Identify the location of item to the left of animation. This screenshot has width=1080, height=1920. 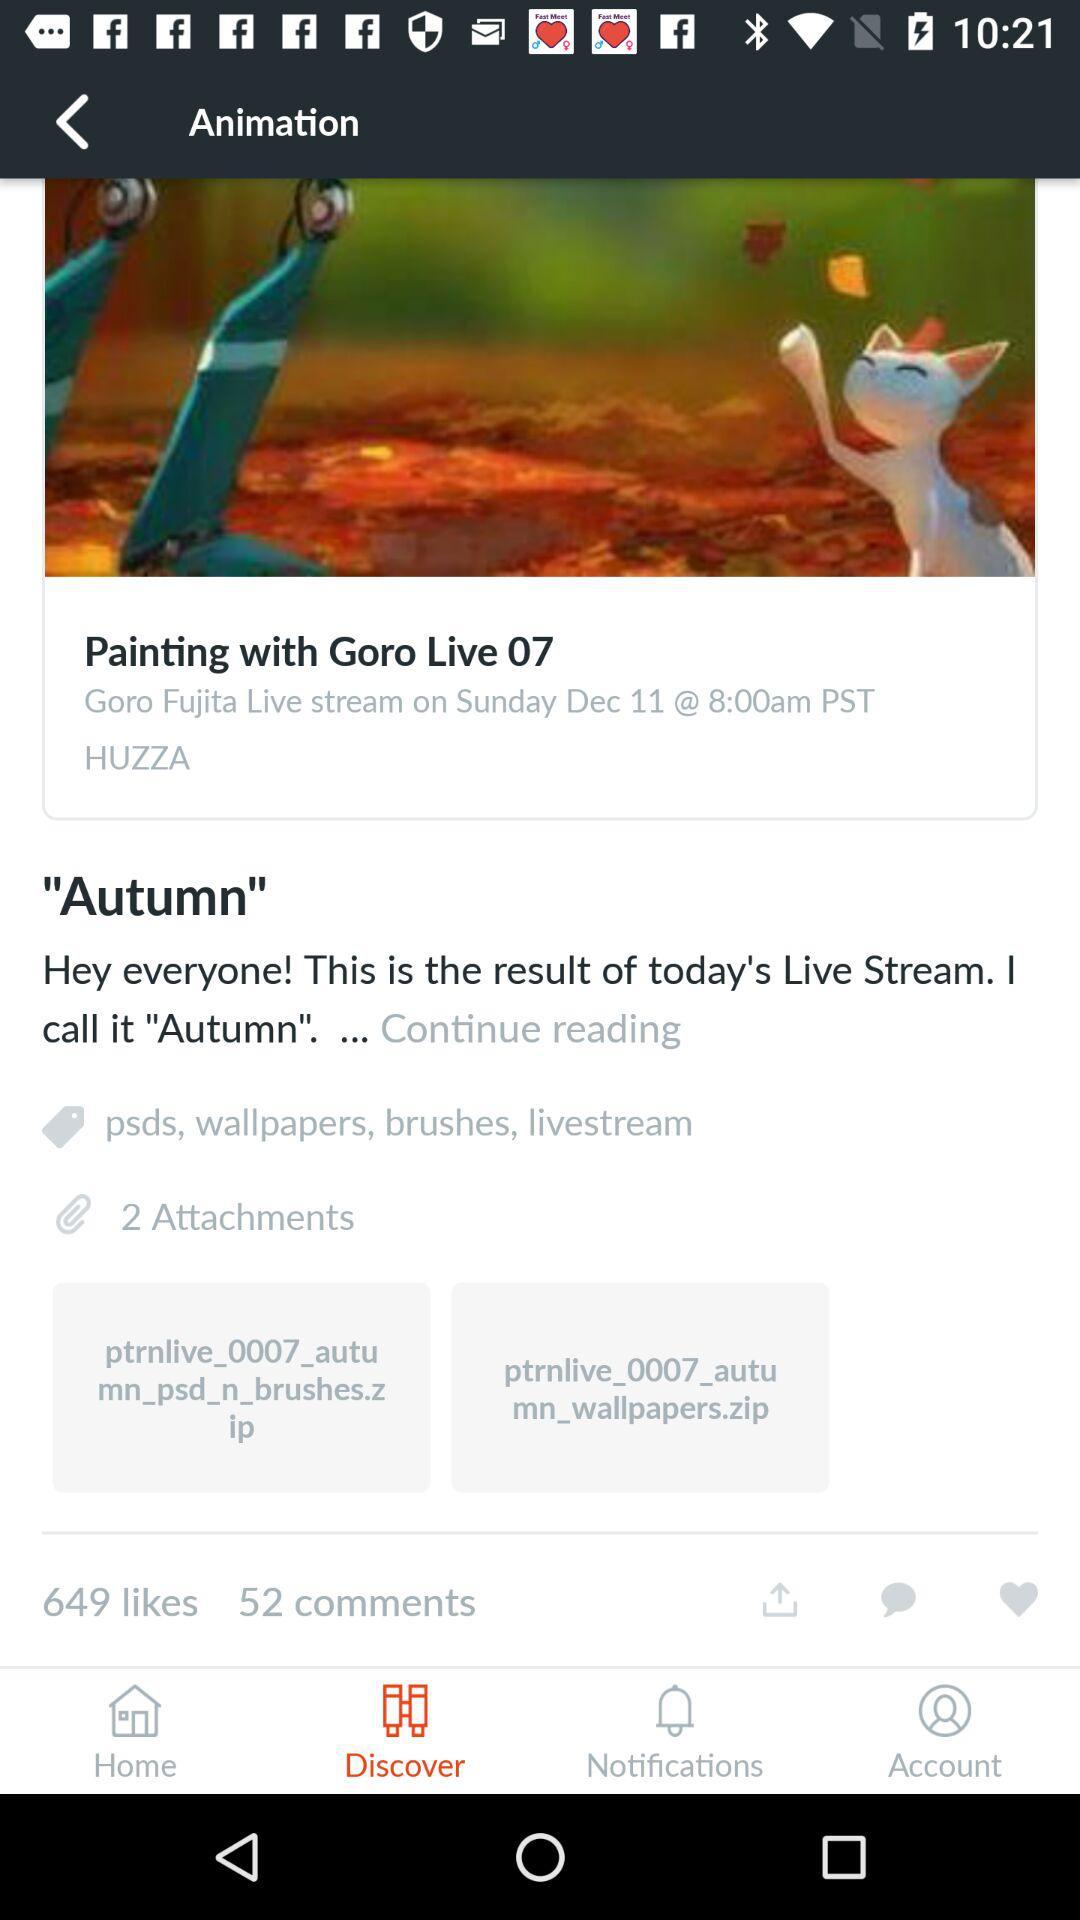
(72, 119).